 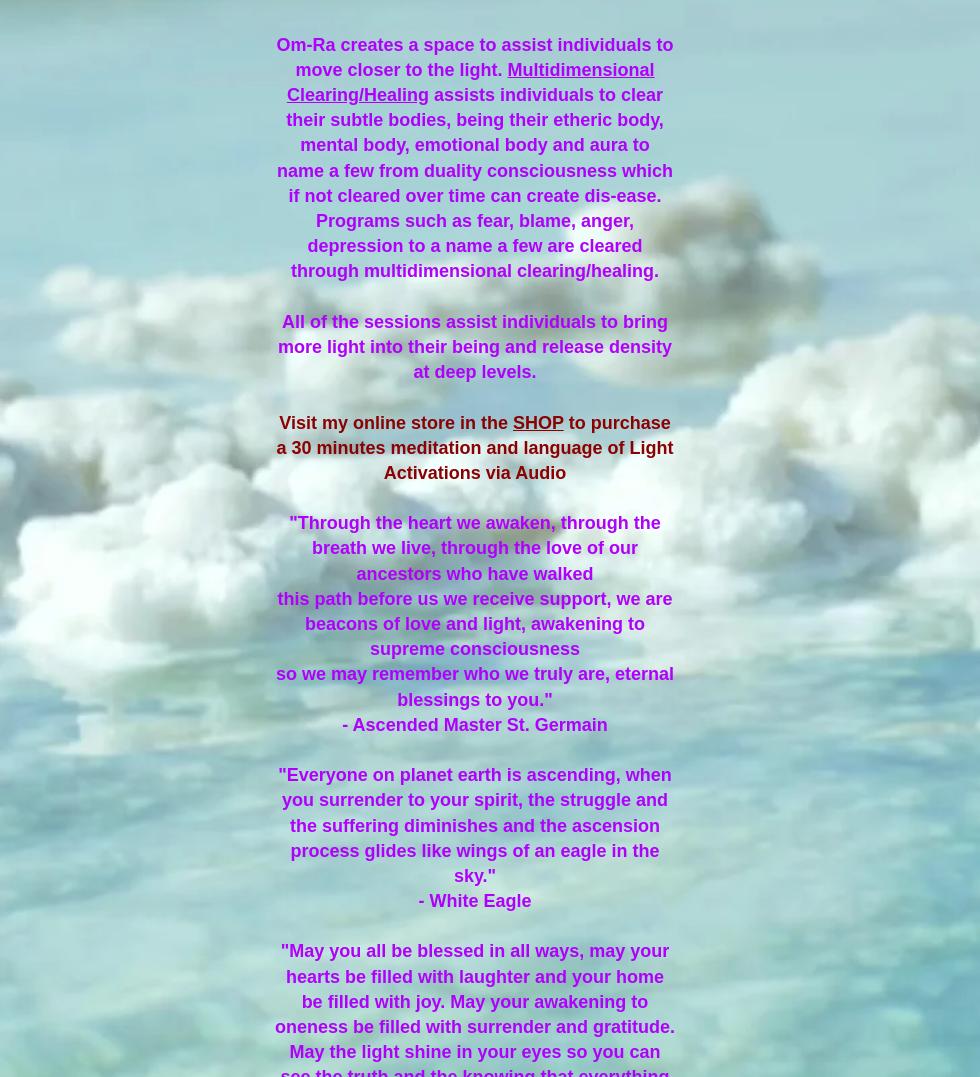 What do you see at coordinates (396, 420) in the screenshot?
I see `'Visit my online store in the'` at bounding box center [396, 420].